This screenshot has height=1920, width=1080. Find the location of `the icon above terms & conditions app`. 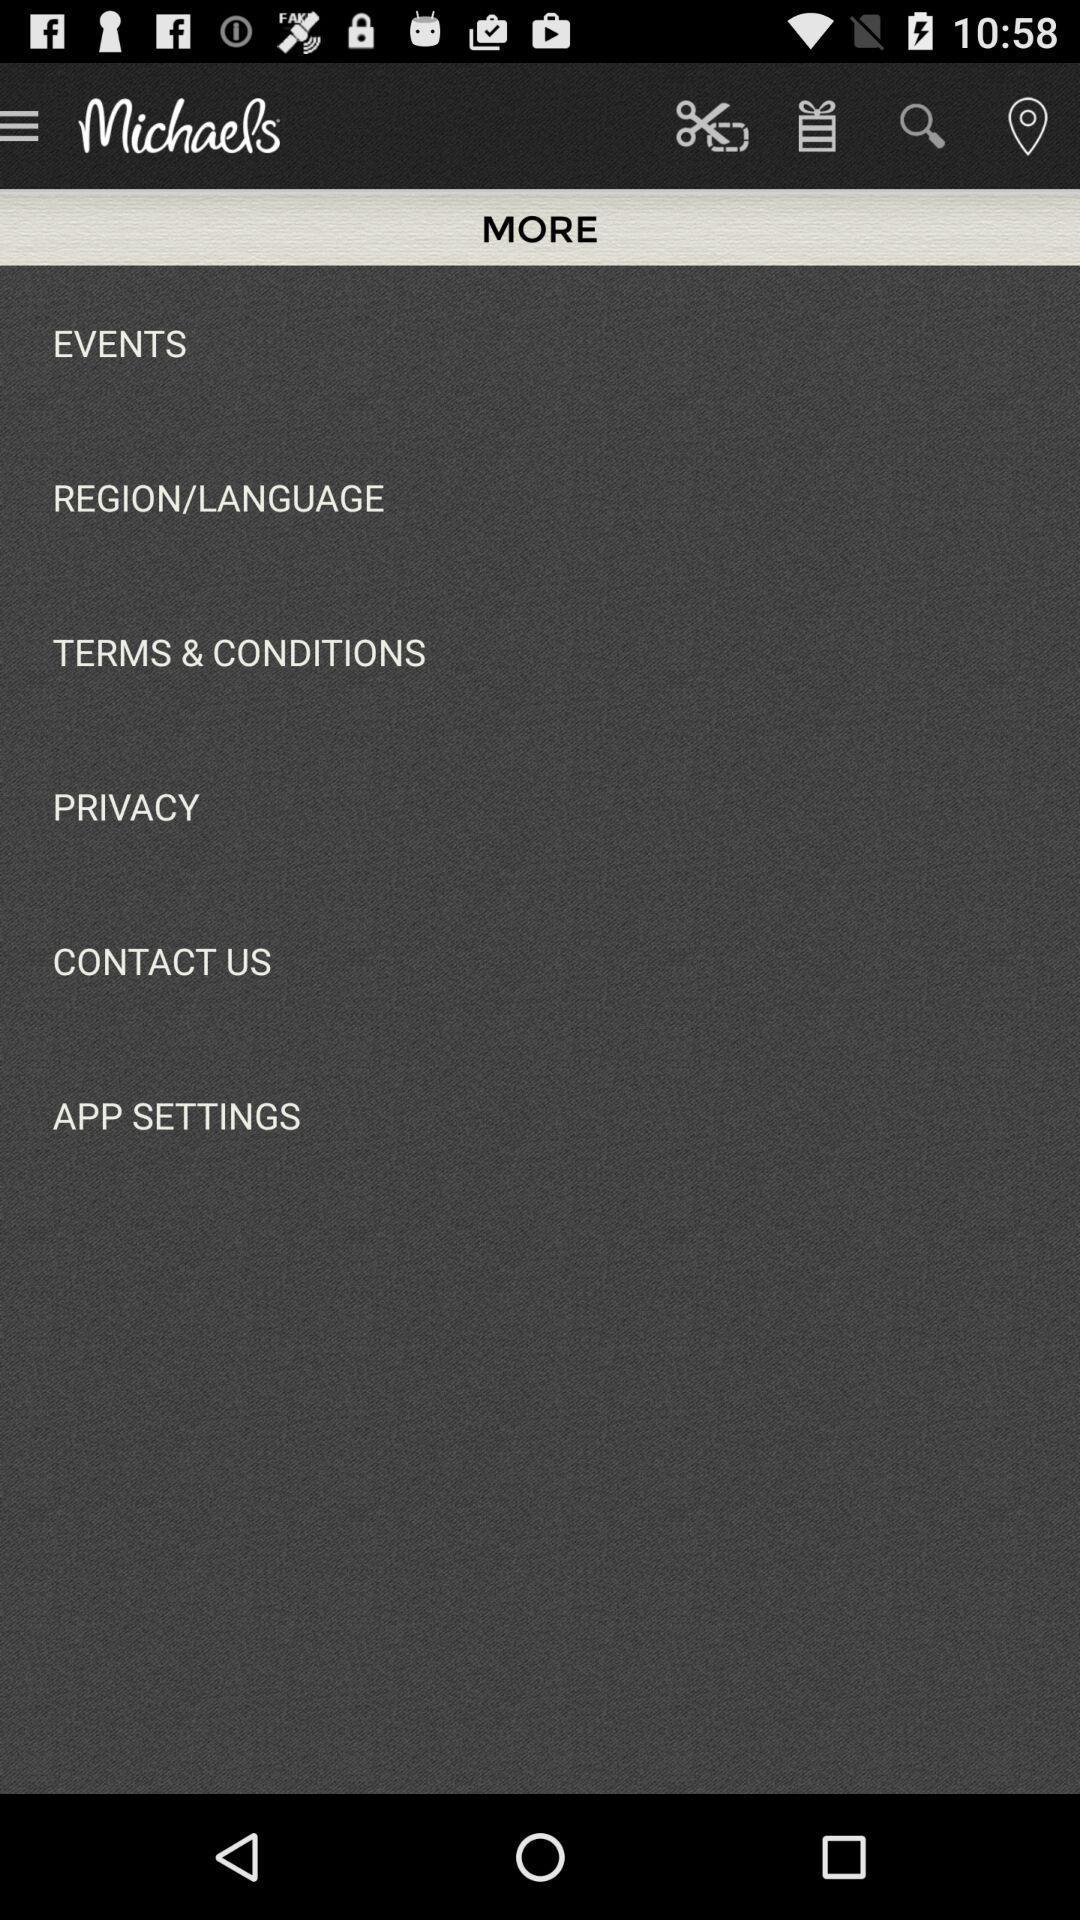

the icon above terms & conditions app is located at coordinates (218, 497).